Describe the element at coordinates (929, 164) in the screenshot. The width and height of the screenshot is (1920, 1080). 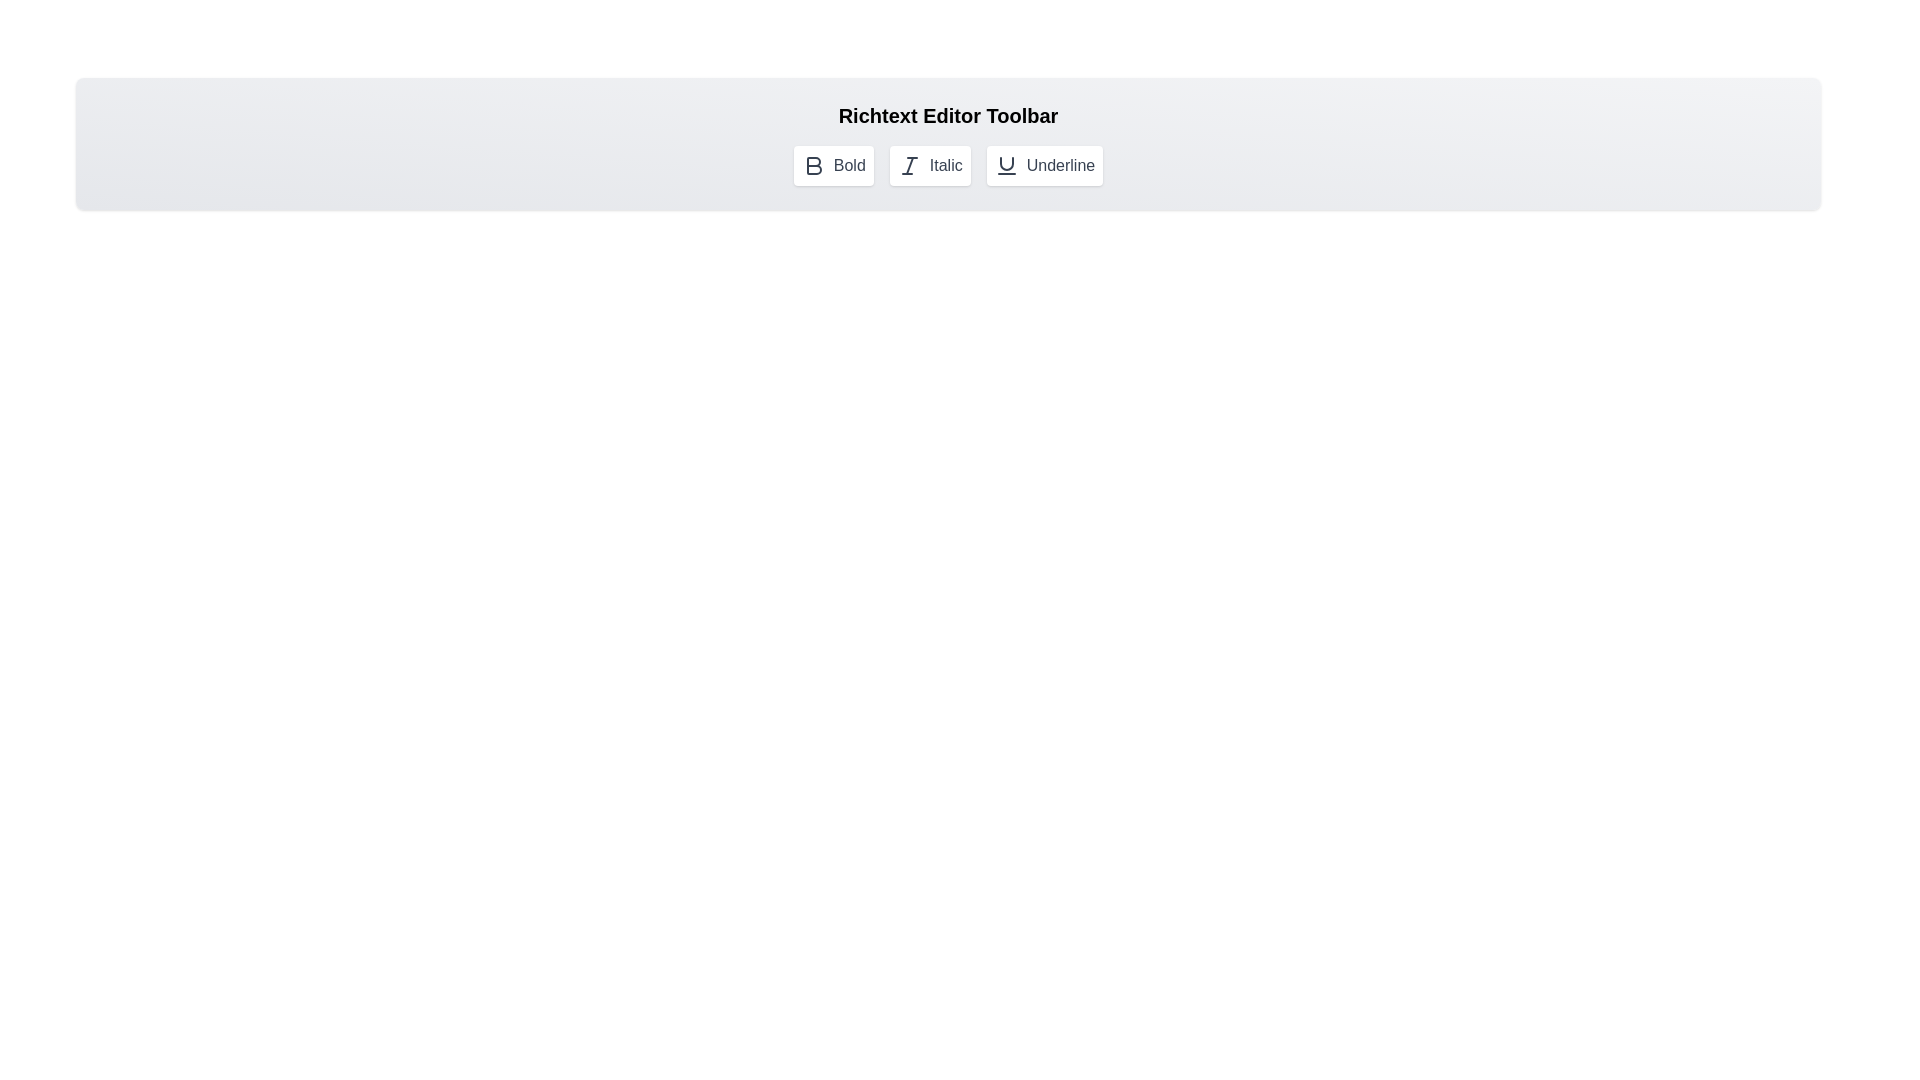
I see `the 'Italic' button to toggle italic formatting` at that location.